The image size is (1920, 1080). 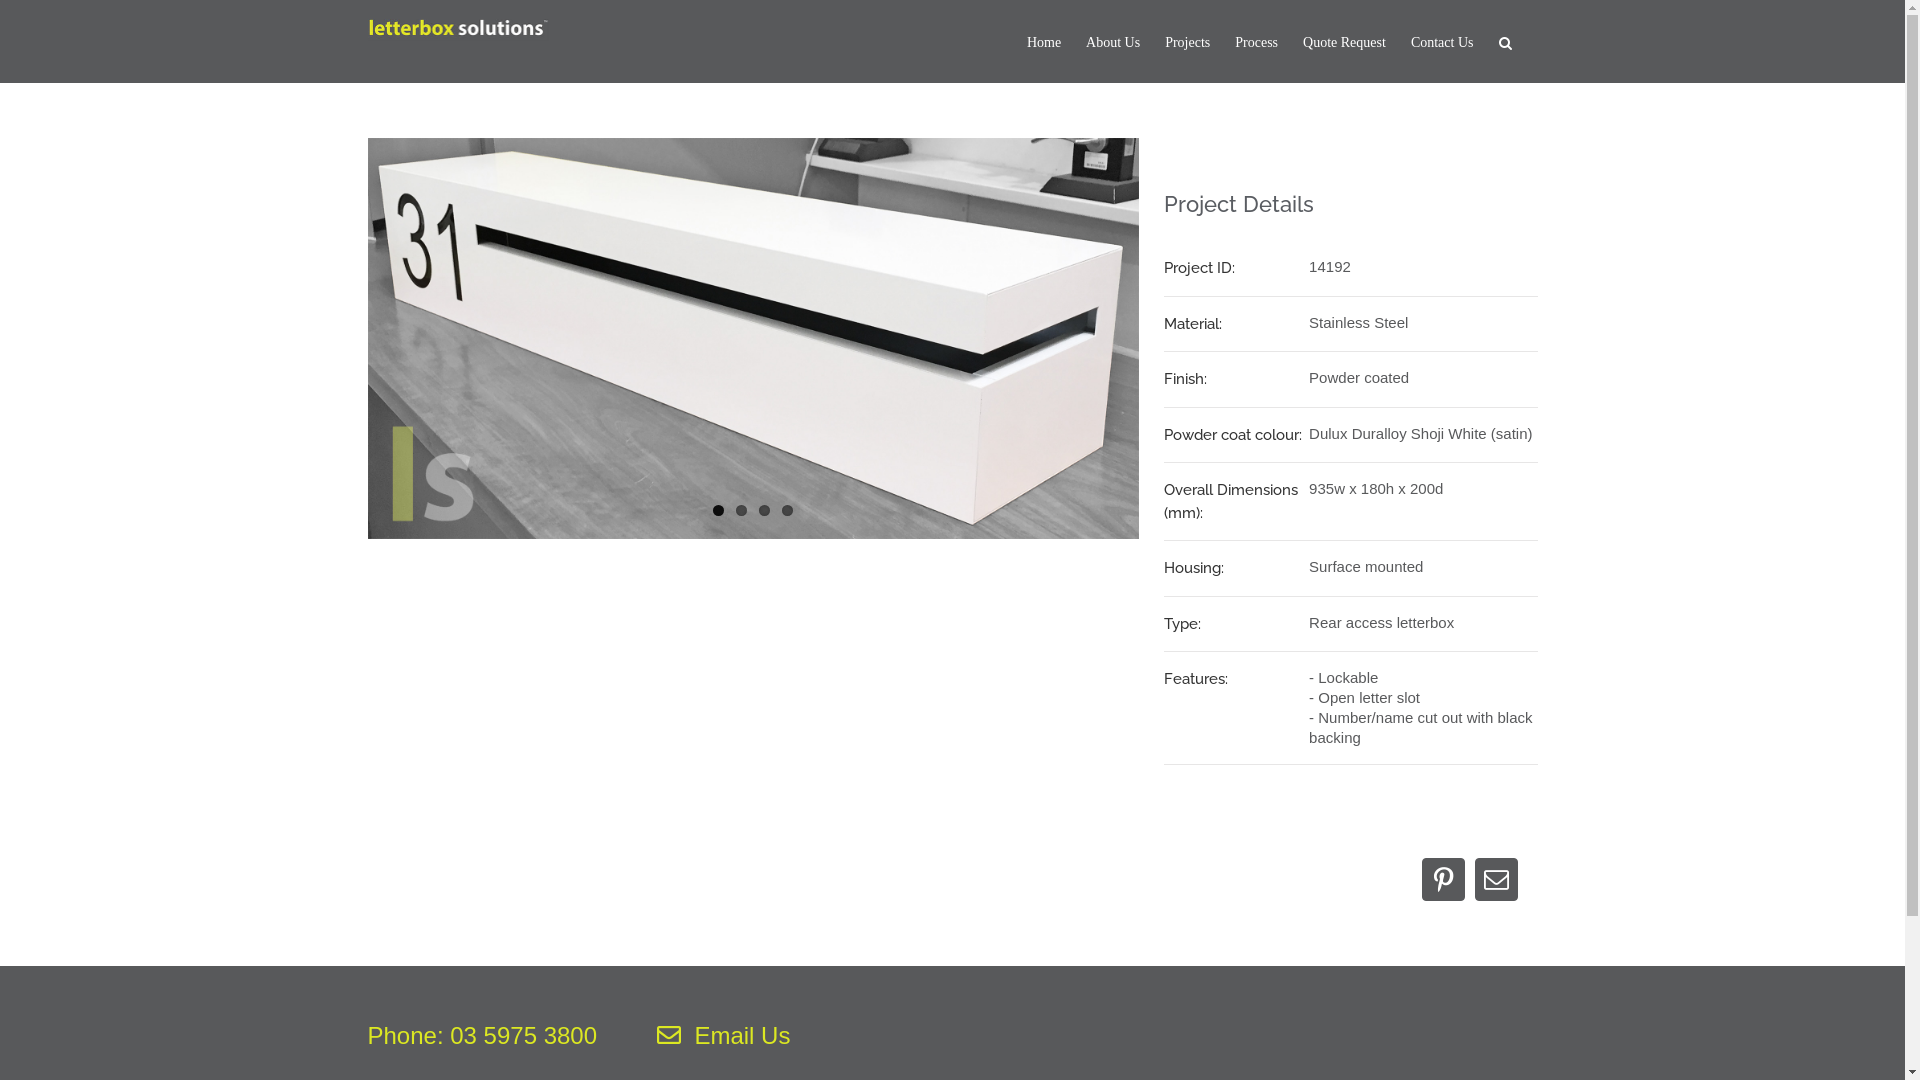 I want to click on 'Contact Us', so click(x=1442, y=41).